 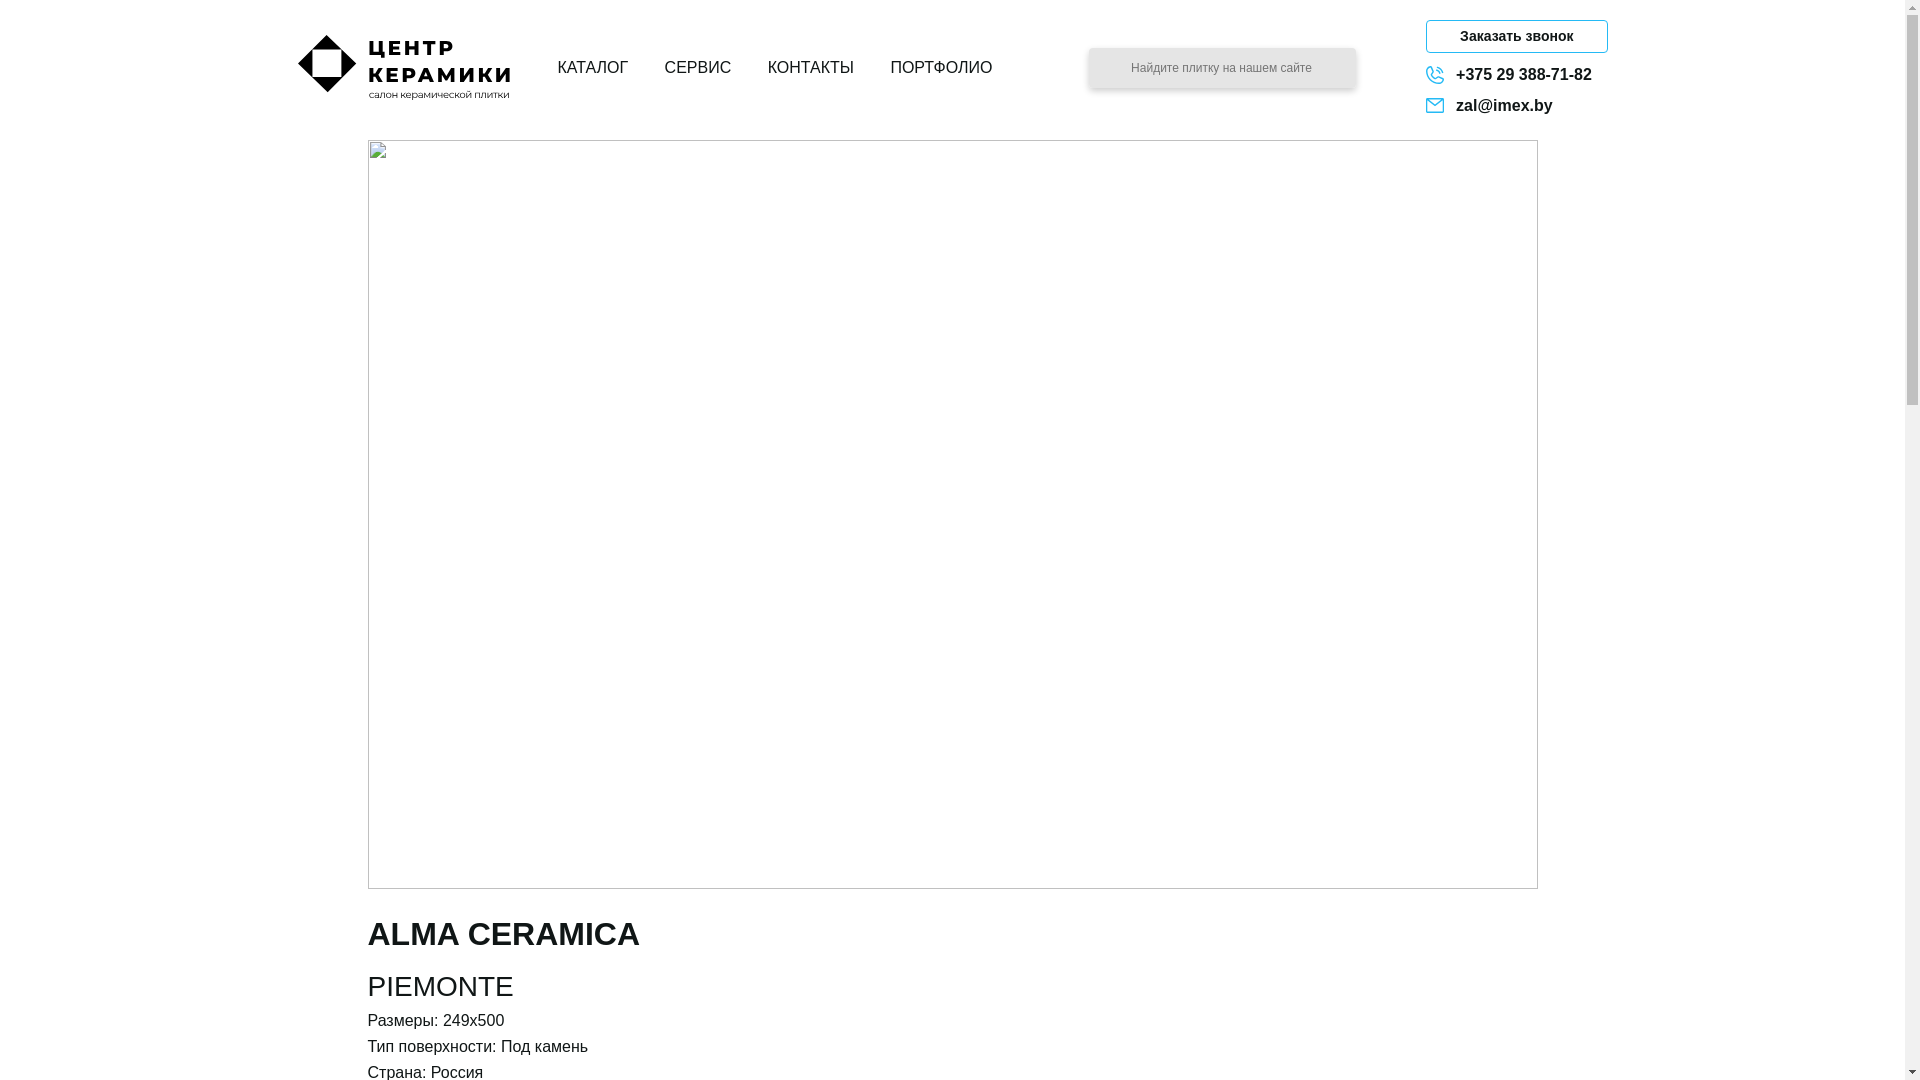 What do you see at coordinates (1516, 105) in the screenshot?
I see `'zal@imex.by'` at bounding box center [1516, 105].